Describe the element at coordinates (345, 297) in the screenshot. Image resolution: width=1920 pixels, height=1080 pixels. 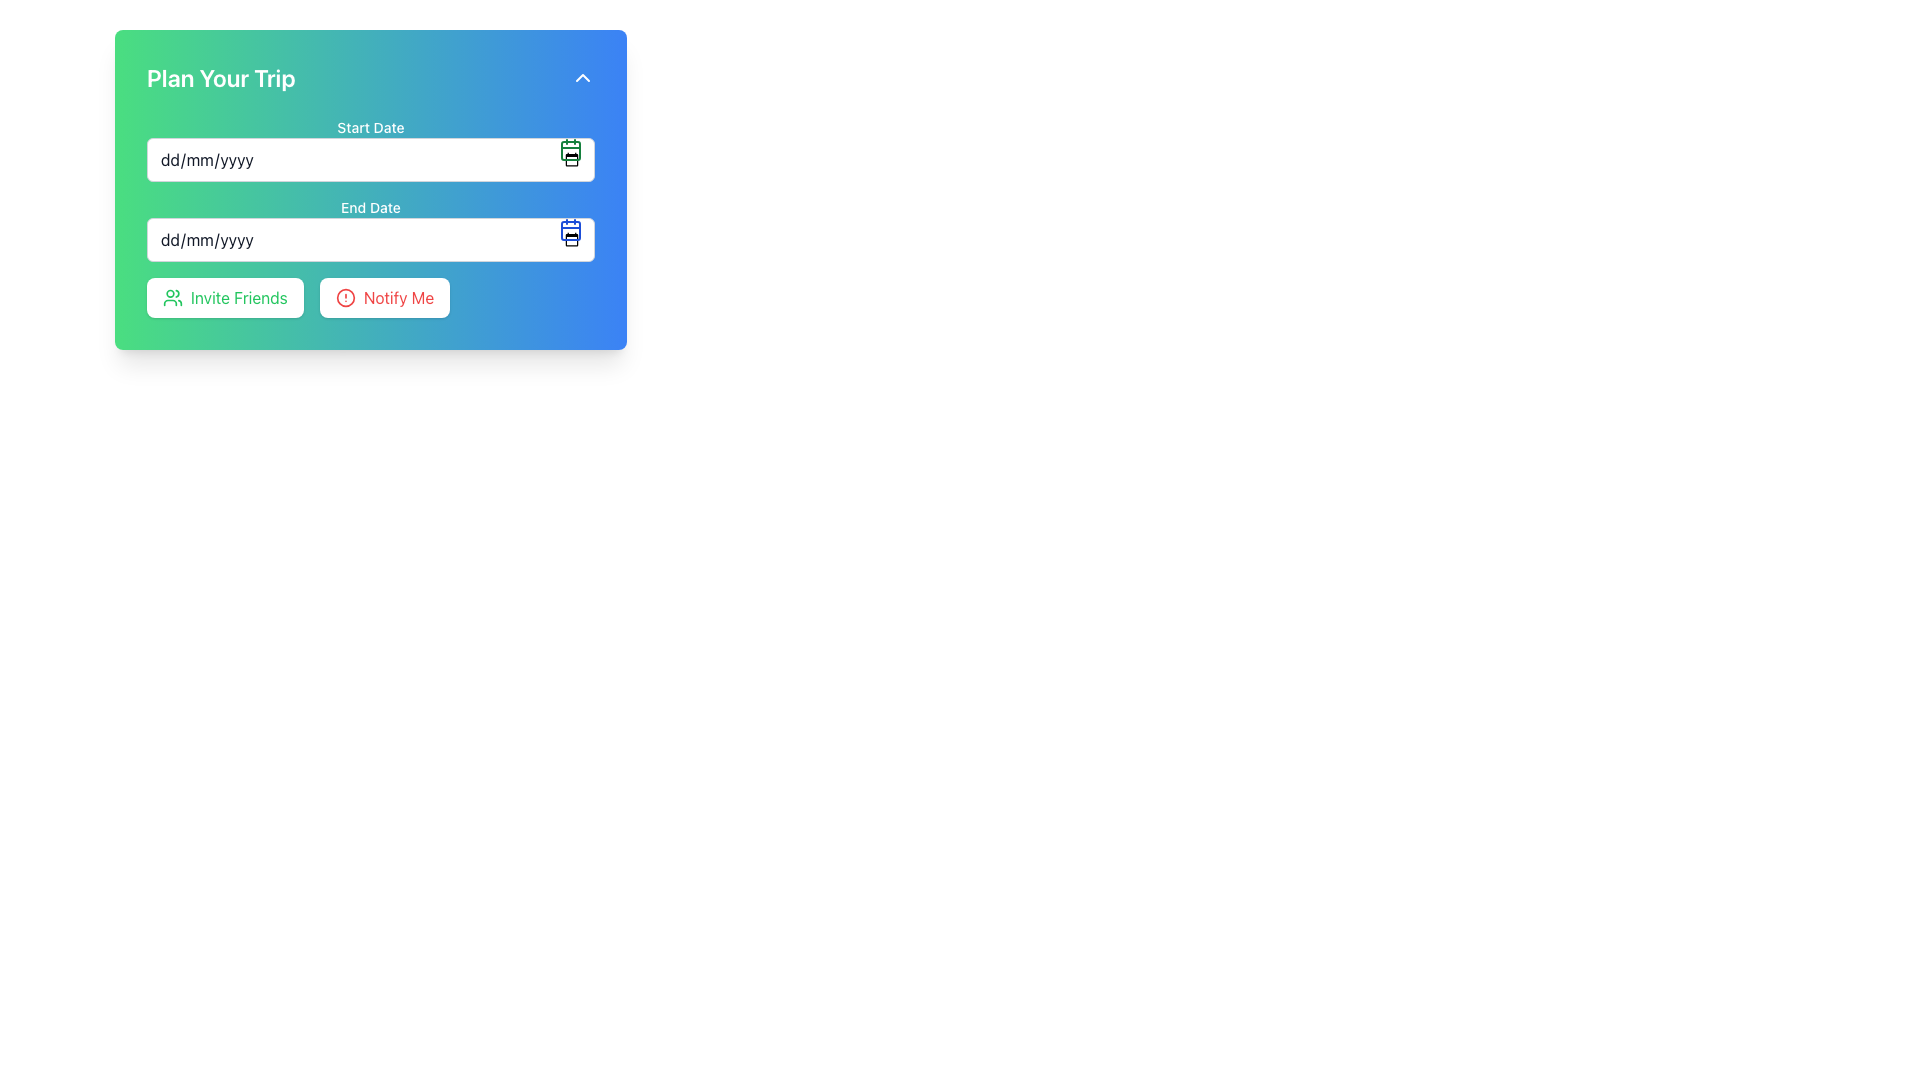
I see `the decorative circle that serves as the outer boundary of the alert icon, located to the left of the 'Notify Me' button` at that location.